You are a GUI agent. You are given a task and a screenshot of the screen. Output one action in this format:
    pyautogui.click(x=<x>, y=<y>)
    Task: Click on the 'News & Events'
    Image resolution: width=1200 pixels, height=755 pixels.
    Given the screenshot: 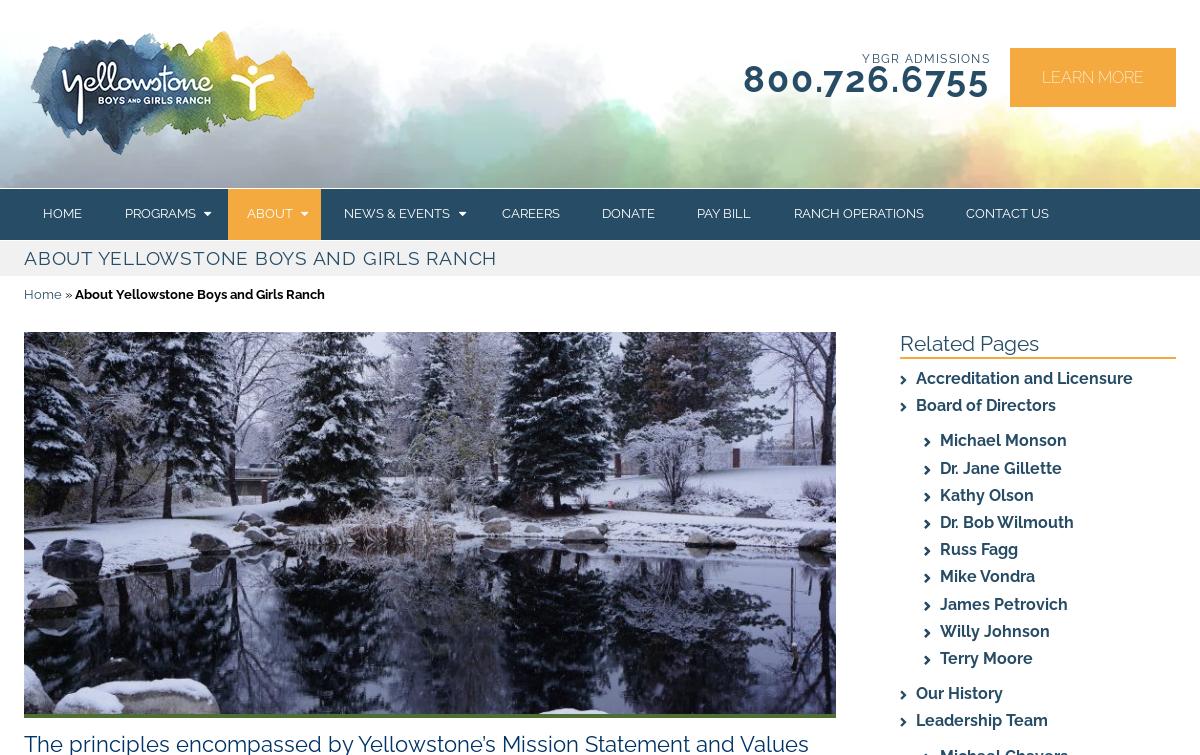 What is the action you would take?
    pyautogui.click(x=396, y=213)
    